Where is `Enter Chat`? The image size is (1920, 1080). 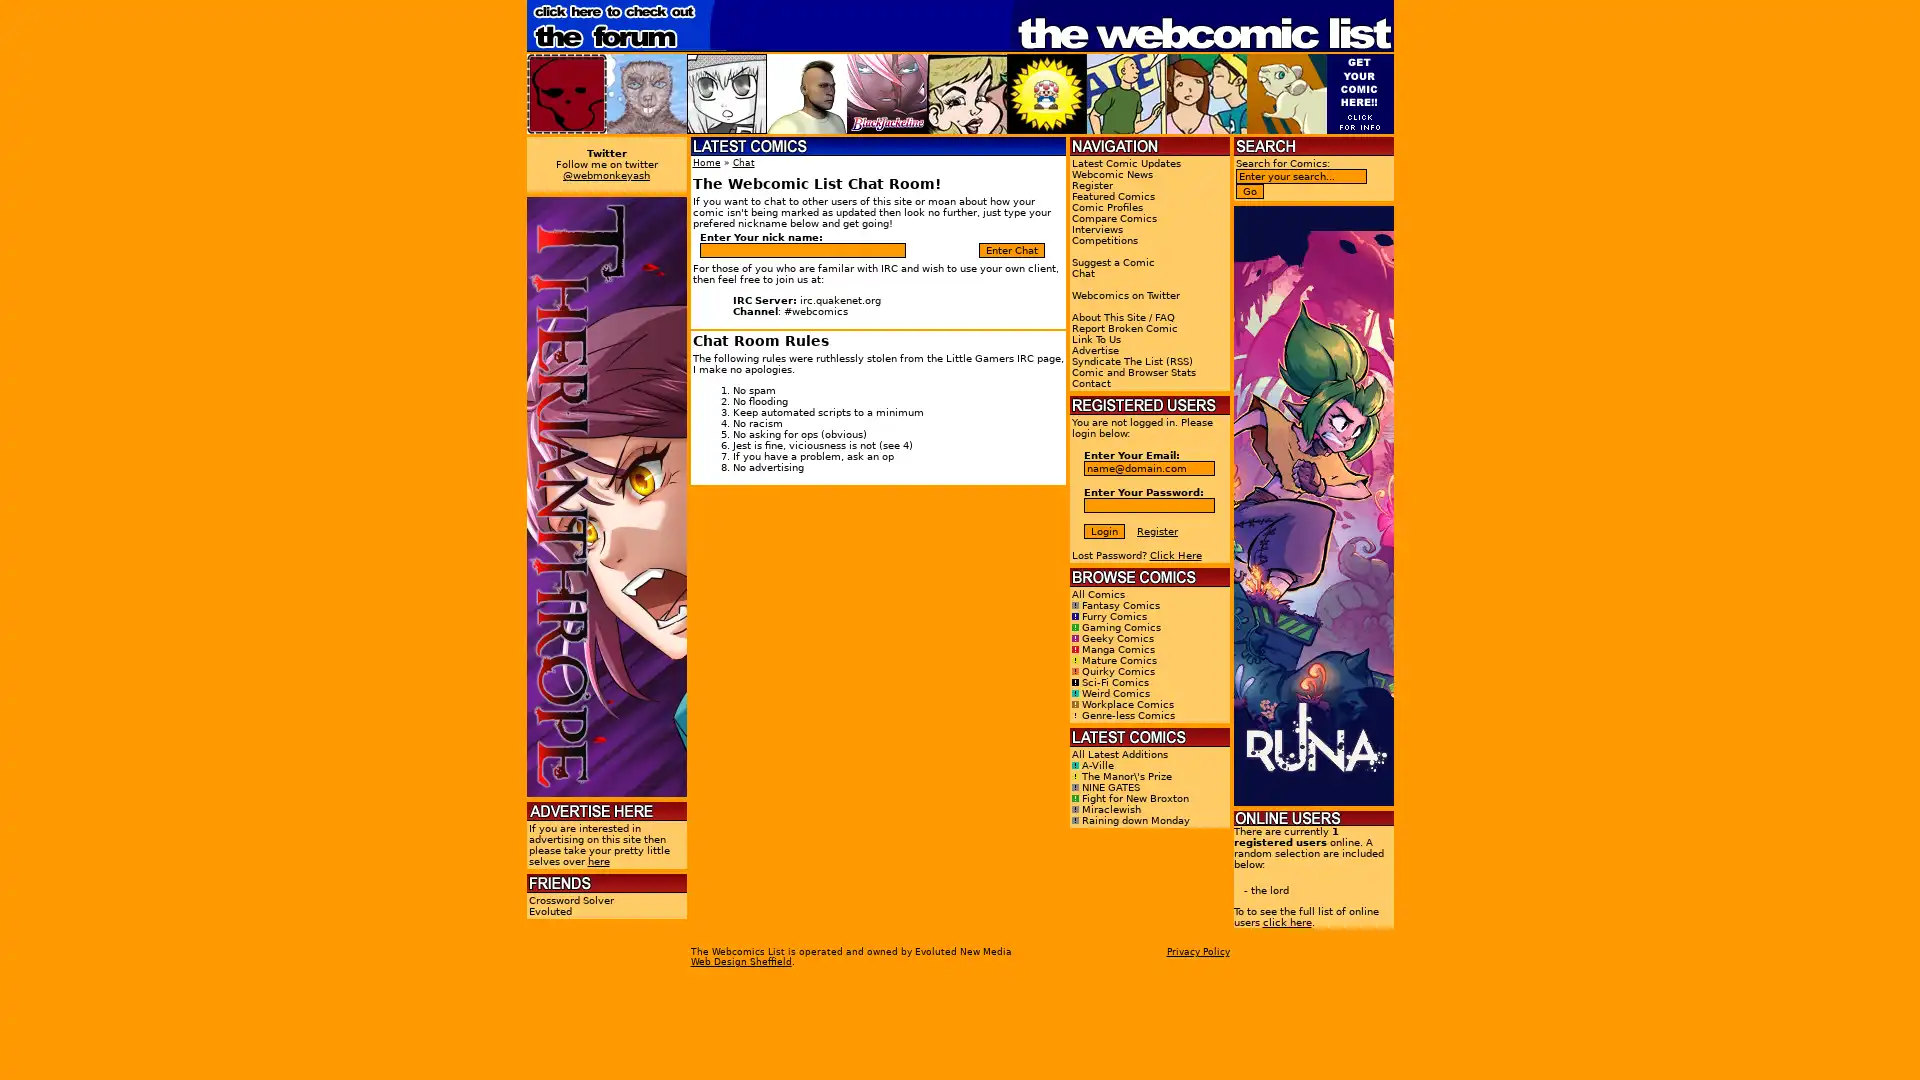 Enter Chat is located at coordinates (1012, 249).